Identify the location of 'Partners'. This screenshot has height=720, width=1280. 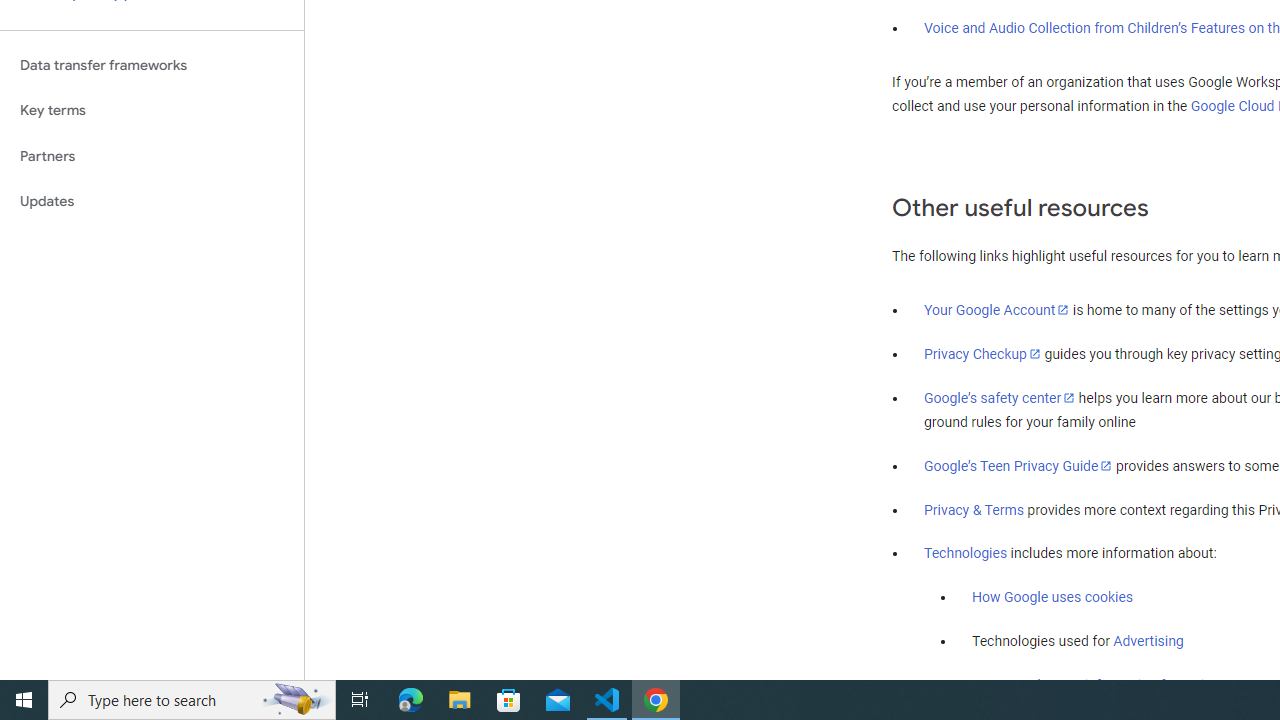
(151, 155).